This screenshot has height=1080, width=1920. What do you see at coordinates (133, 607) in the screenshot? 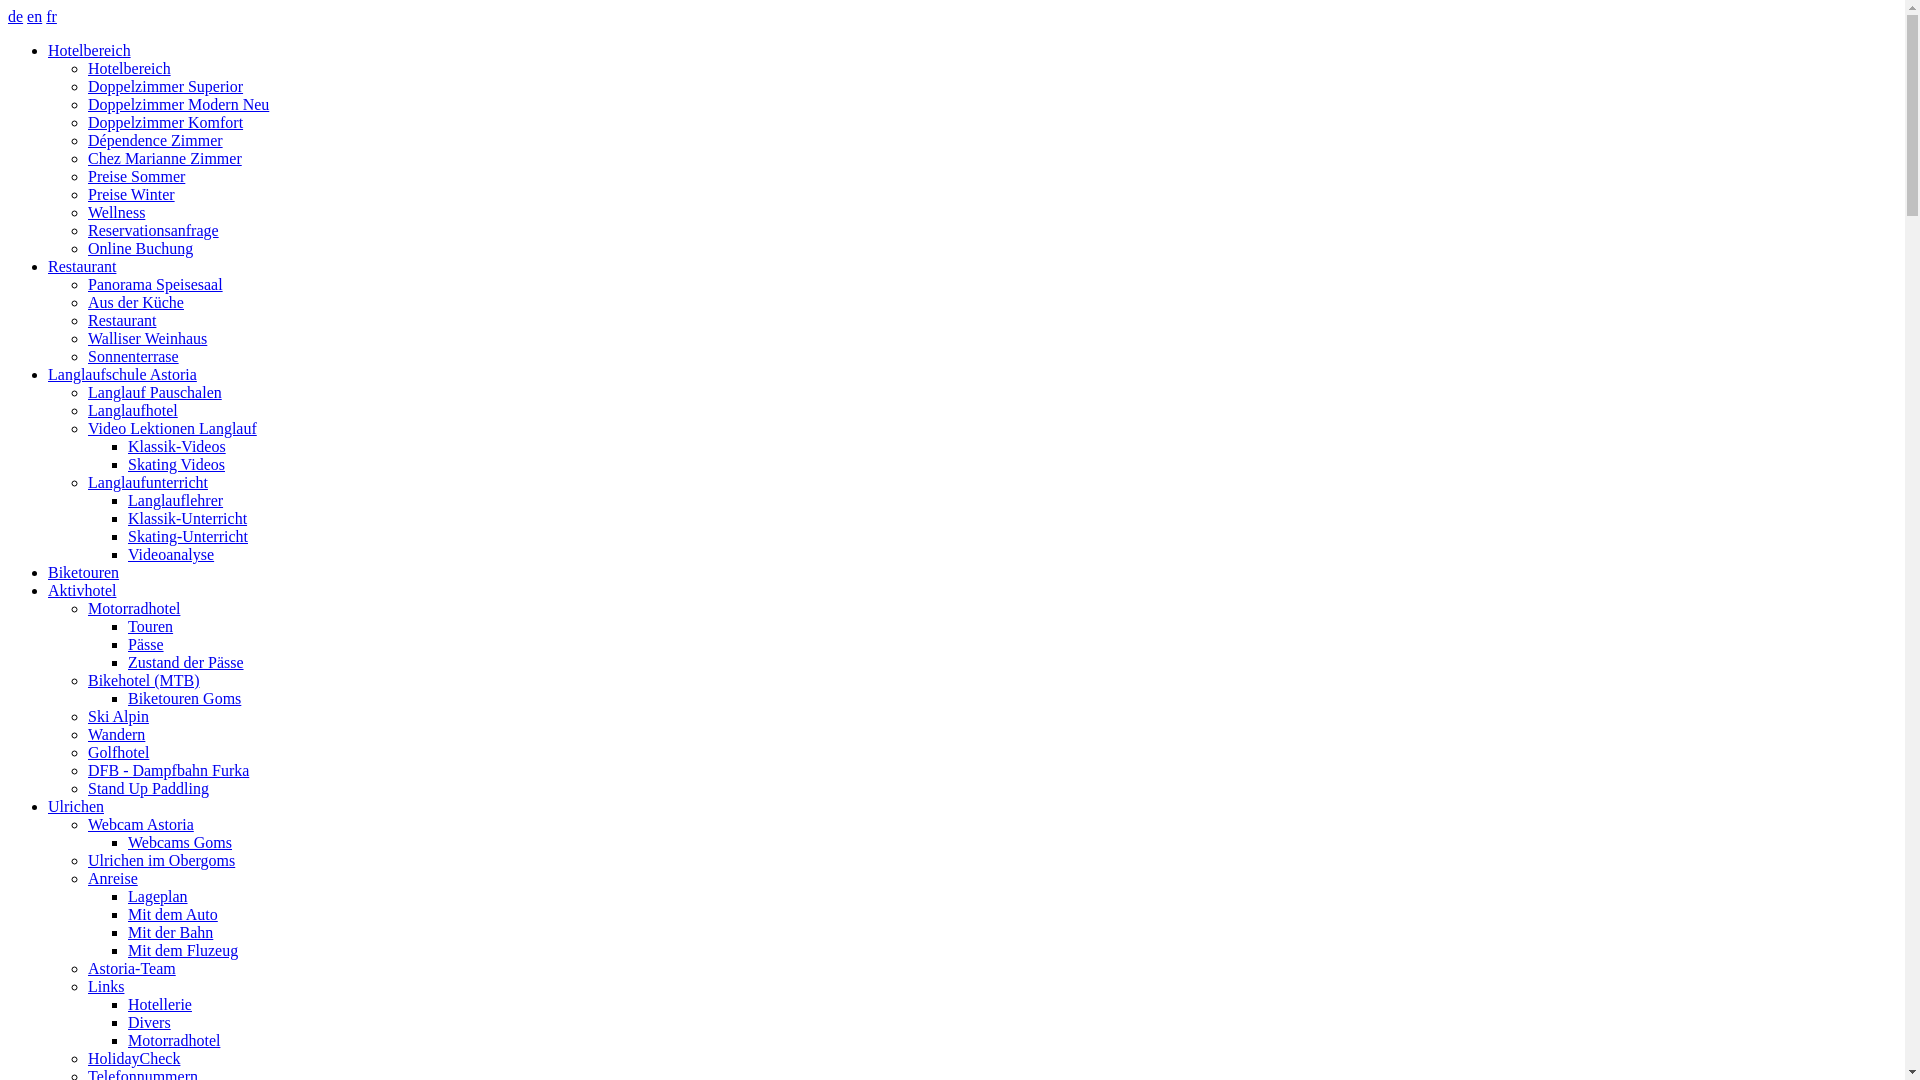
I see `'Motorradhotel'` at bounding box center [133, 607].